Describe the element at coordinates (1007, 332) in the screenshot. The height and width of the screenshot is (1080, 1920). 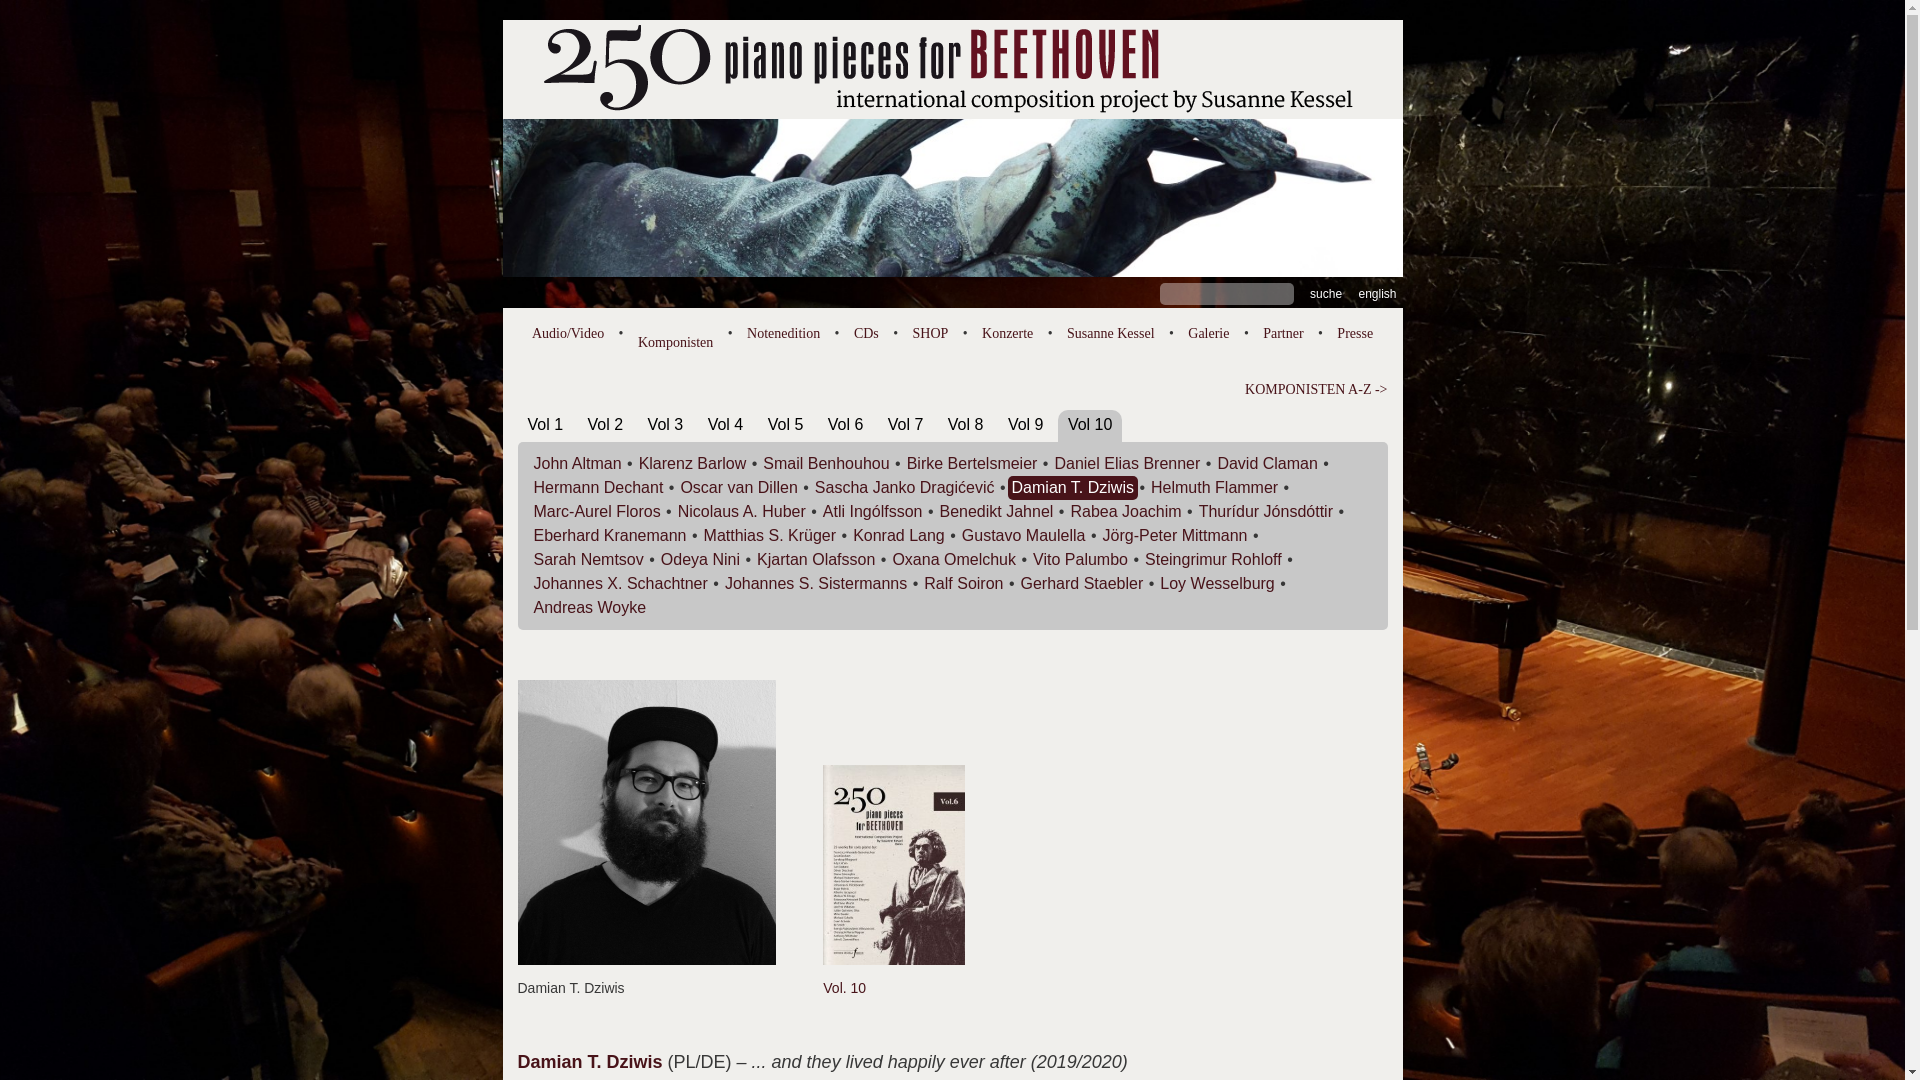
I see `'Konzerte'` at that location.